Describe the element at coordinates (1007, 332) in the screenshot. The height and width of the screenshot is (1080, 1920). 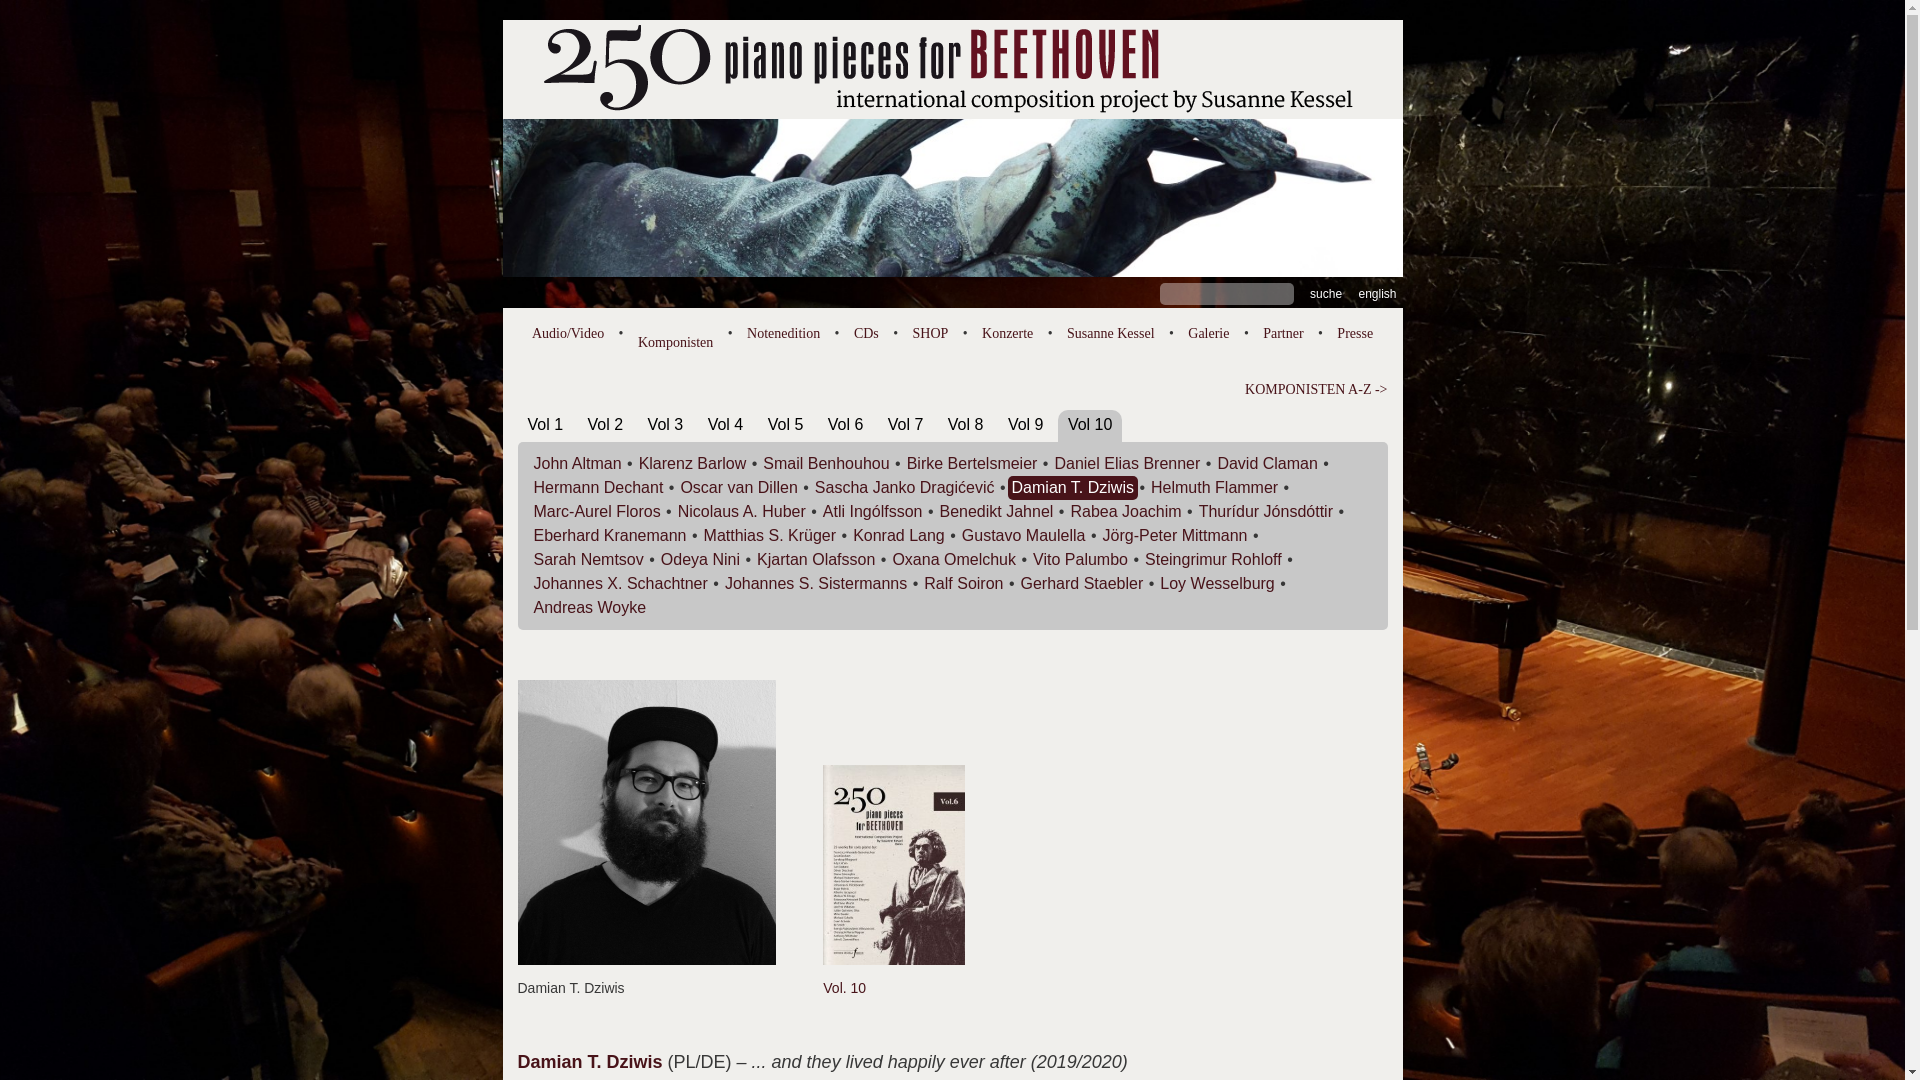
I see `'Konzerte'` at that location.